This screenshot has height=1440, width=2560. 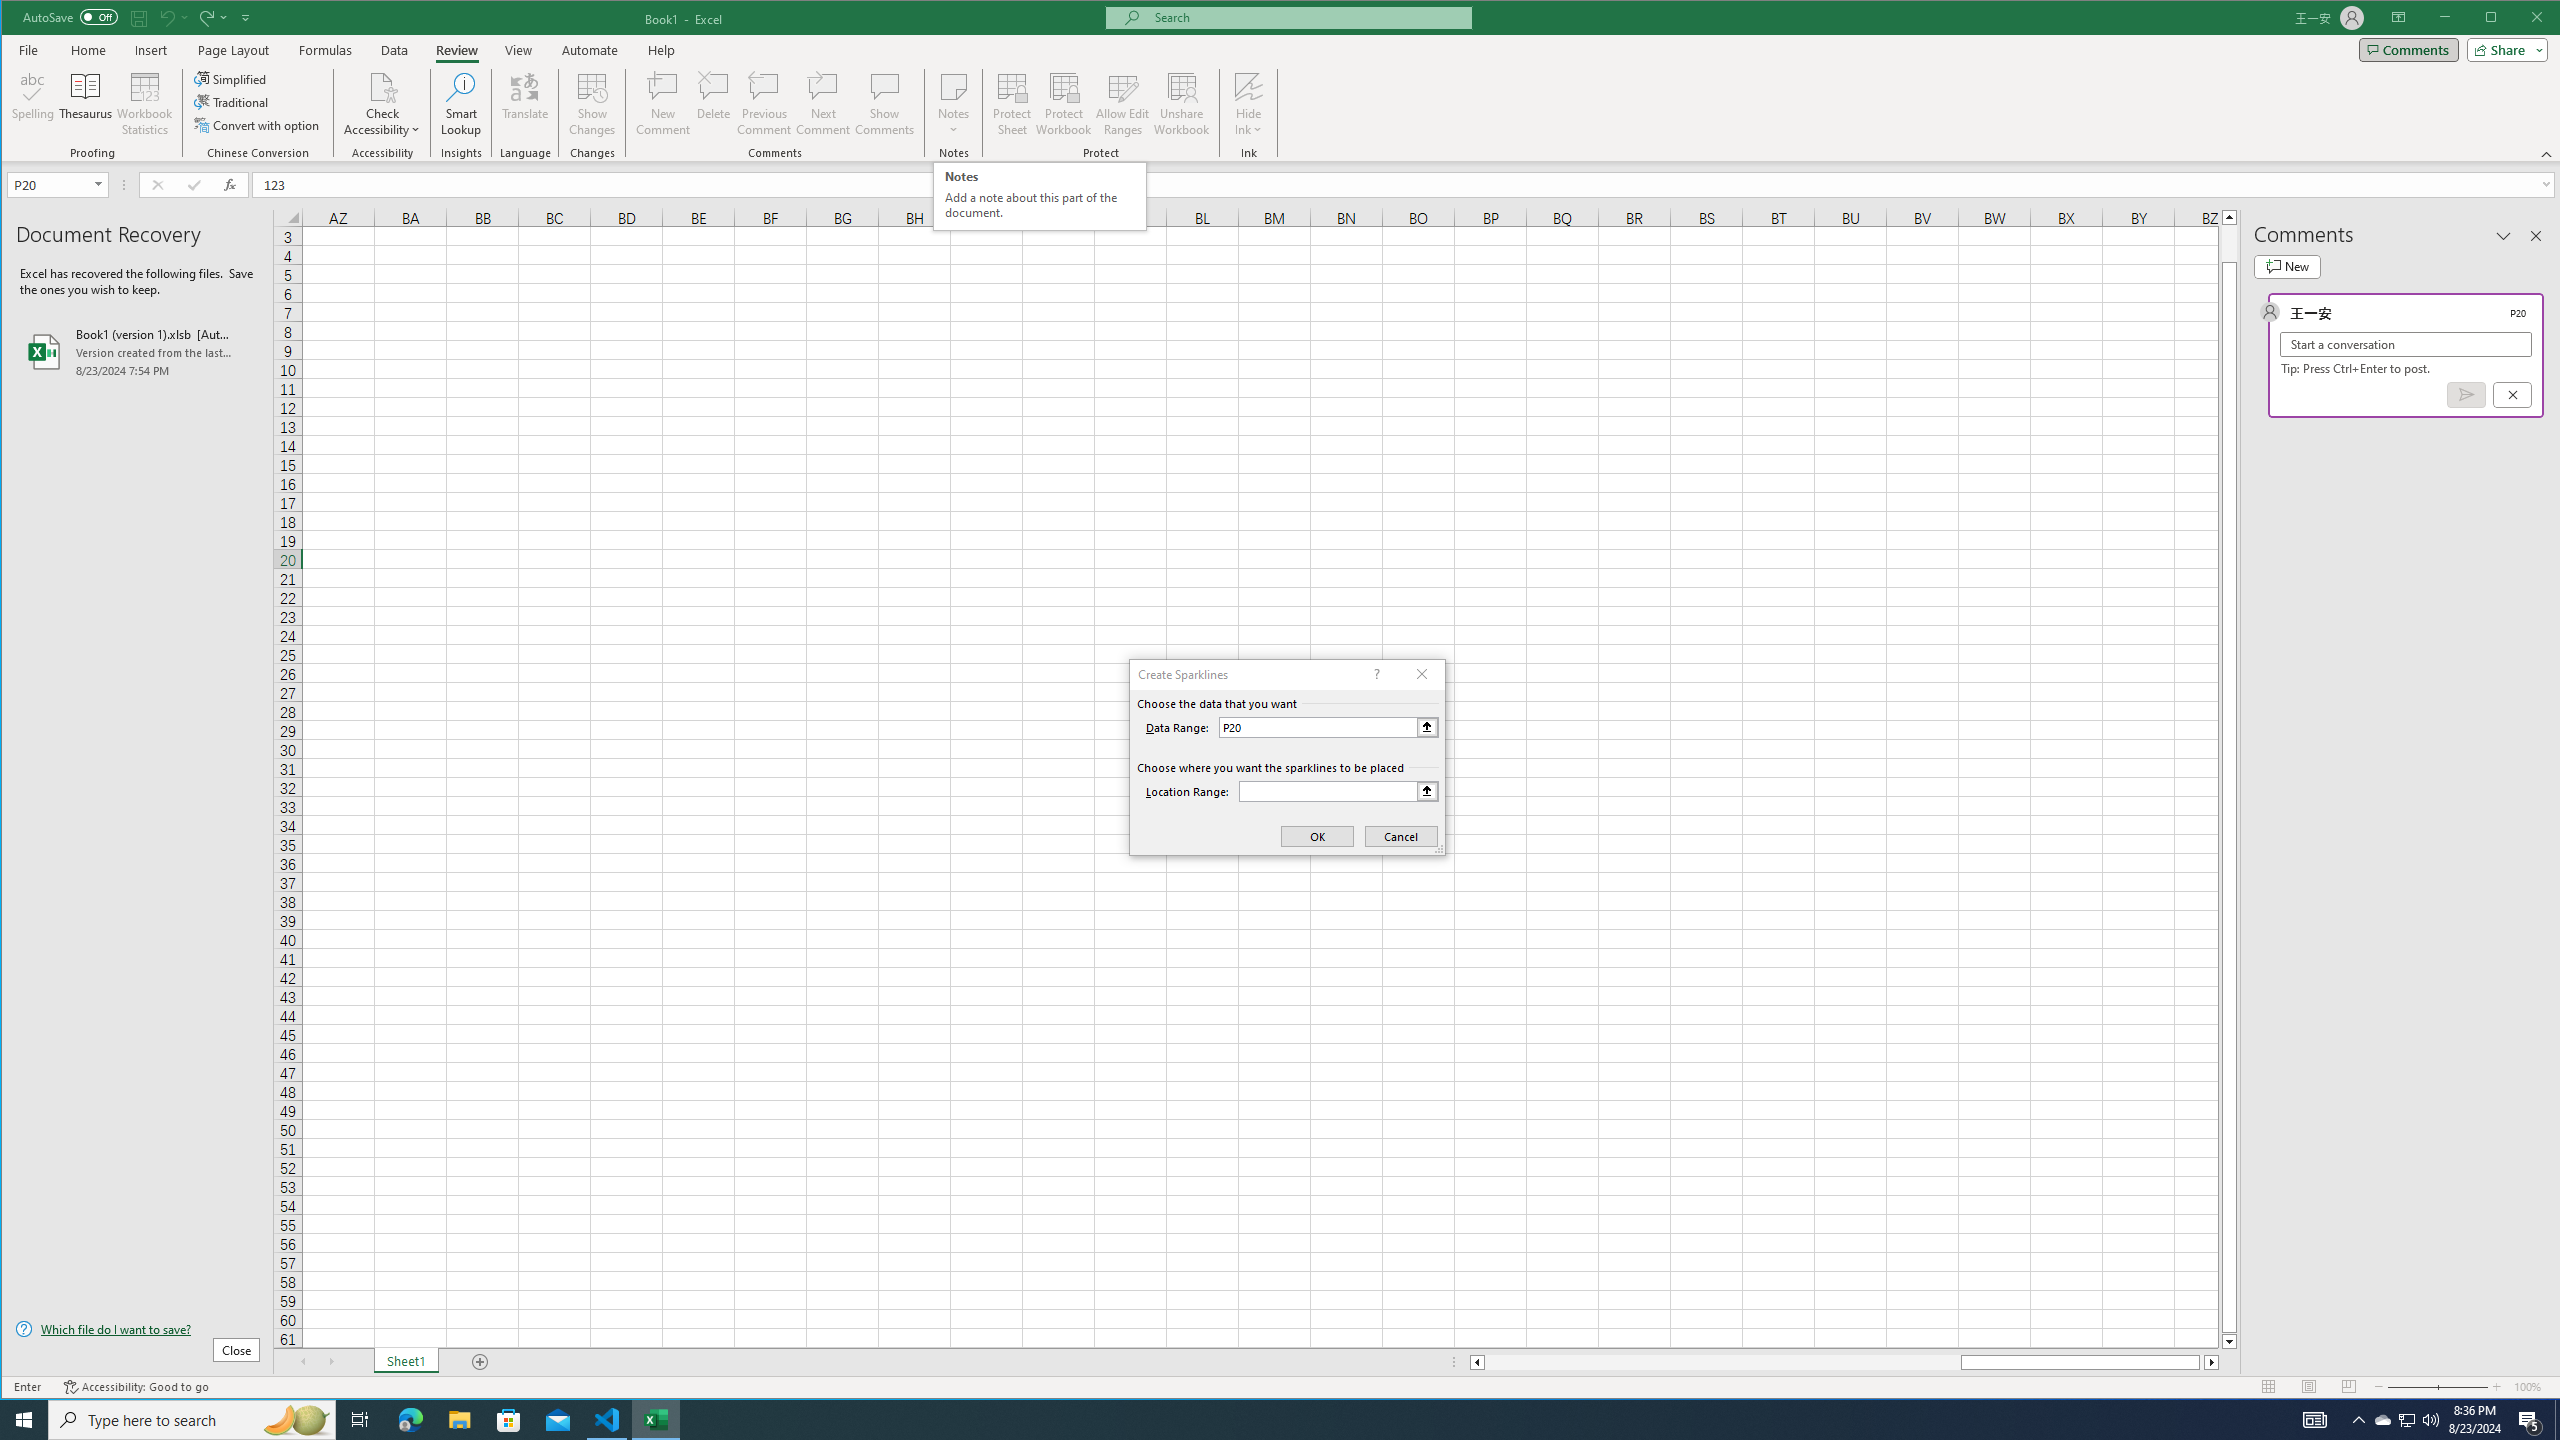 I want to click on 'Page left', so click(x=1721, y=1362).